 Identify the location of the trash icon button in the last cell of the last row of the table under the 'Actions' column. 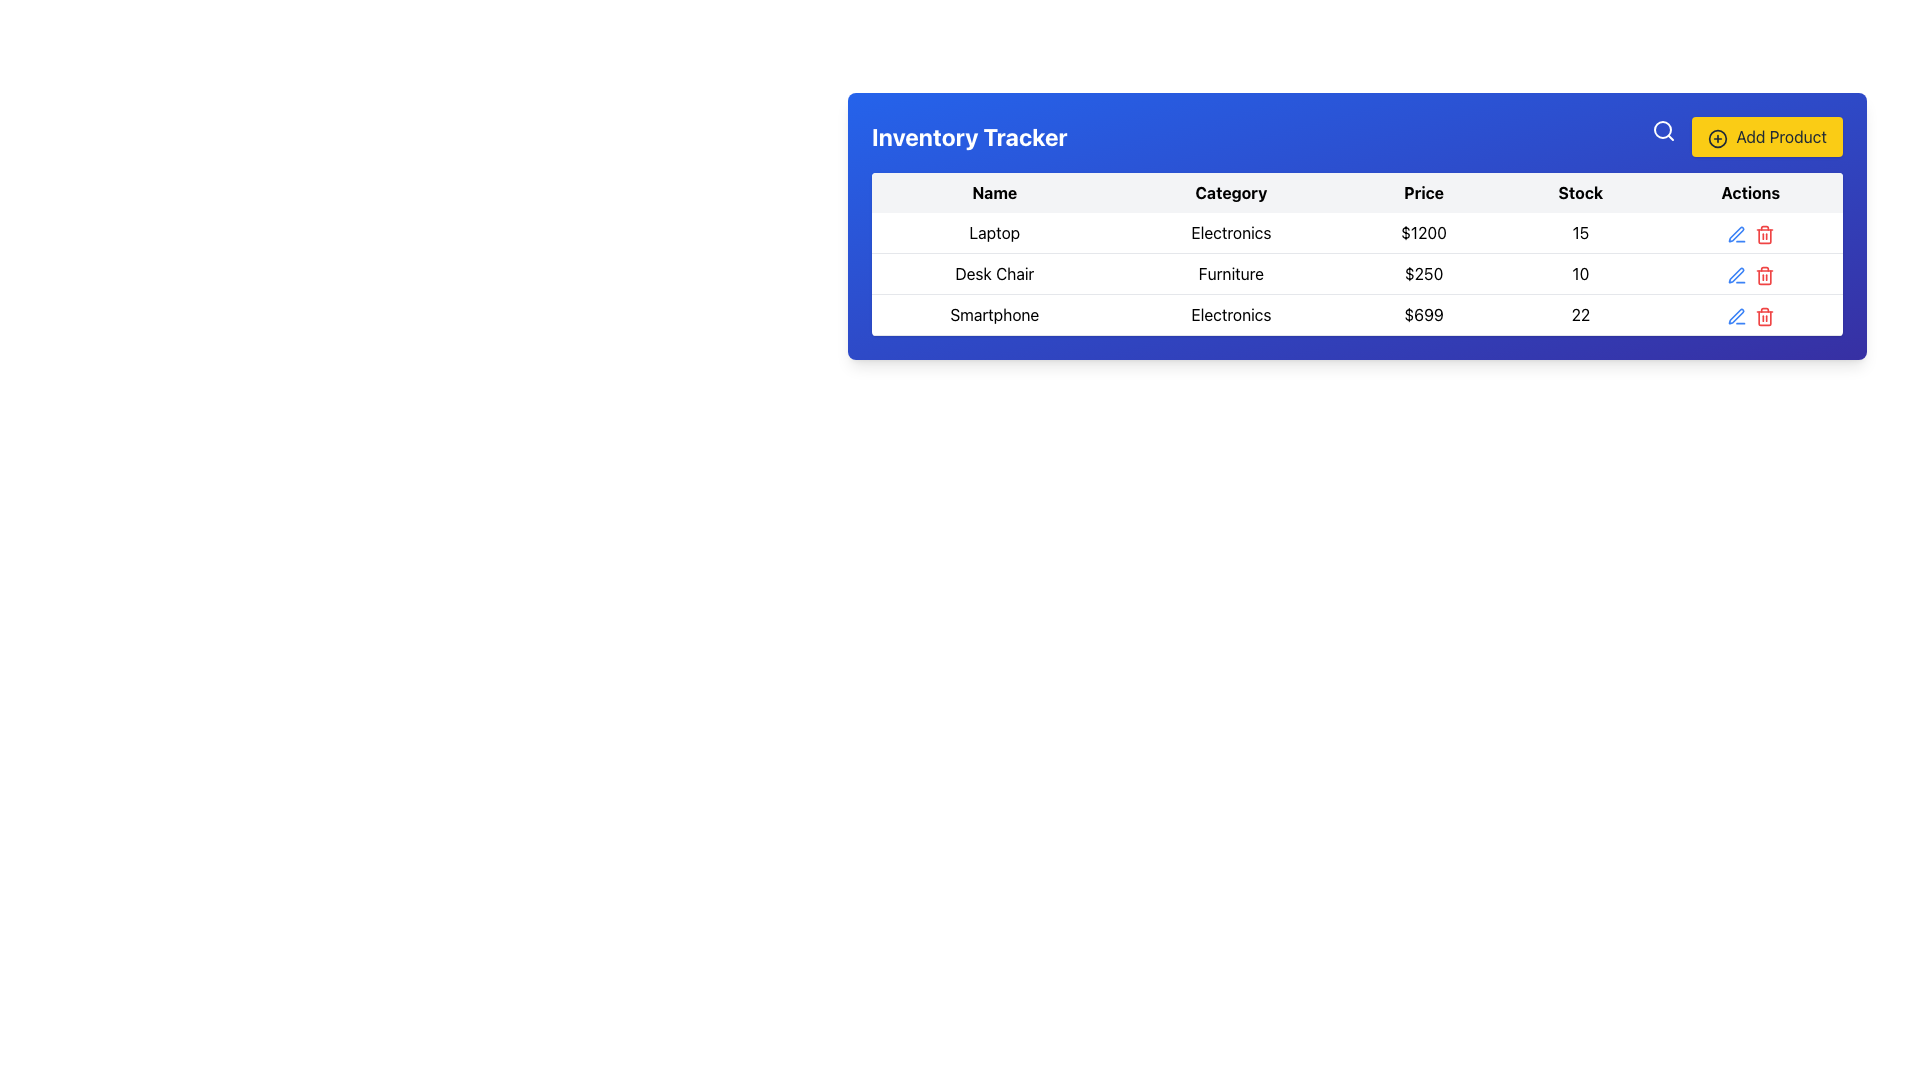
(1764, 315).